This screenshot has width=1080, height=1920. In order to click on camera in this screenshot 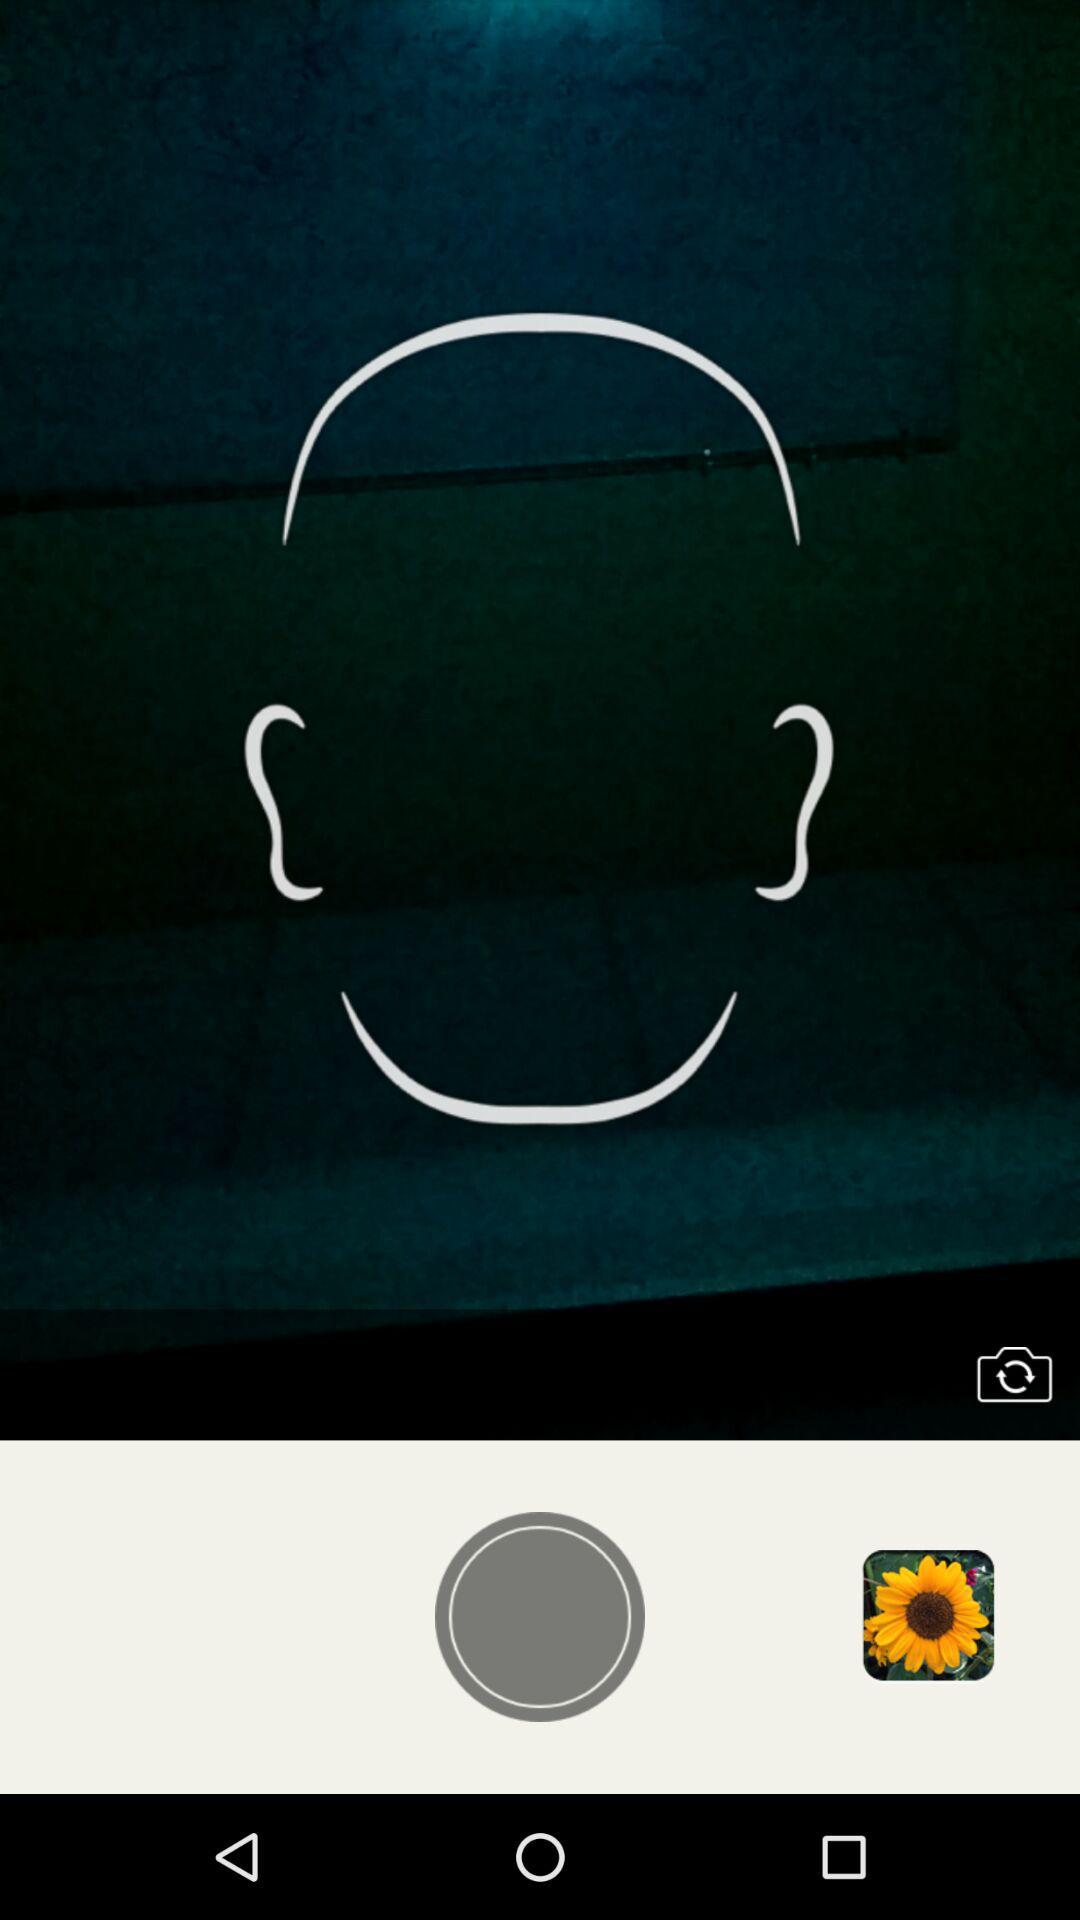, I will do `click(1014, 1374)`.